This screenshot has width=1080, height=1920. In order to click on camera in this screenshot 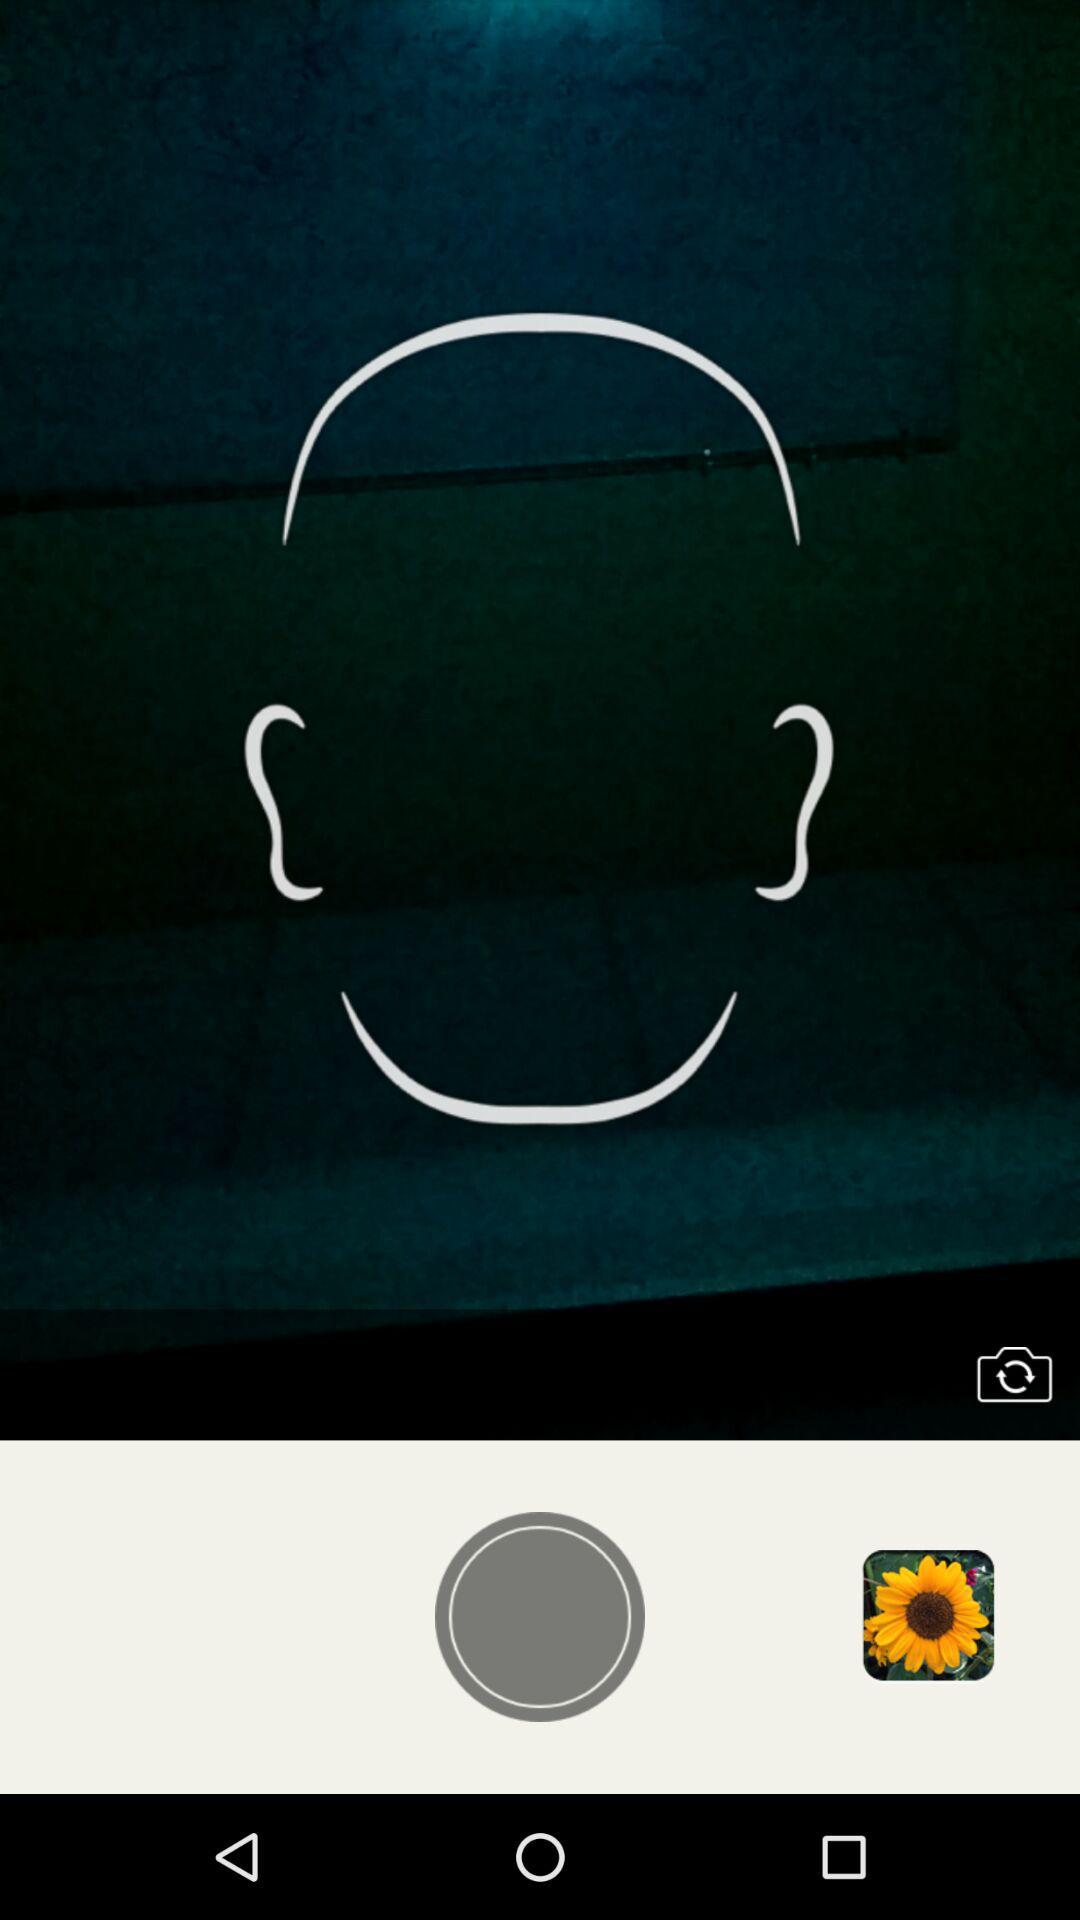, I will do `click(1014, 1374)`.